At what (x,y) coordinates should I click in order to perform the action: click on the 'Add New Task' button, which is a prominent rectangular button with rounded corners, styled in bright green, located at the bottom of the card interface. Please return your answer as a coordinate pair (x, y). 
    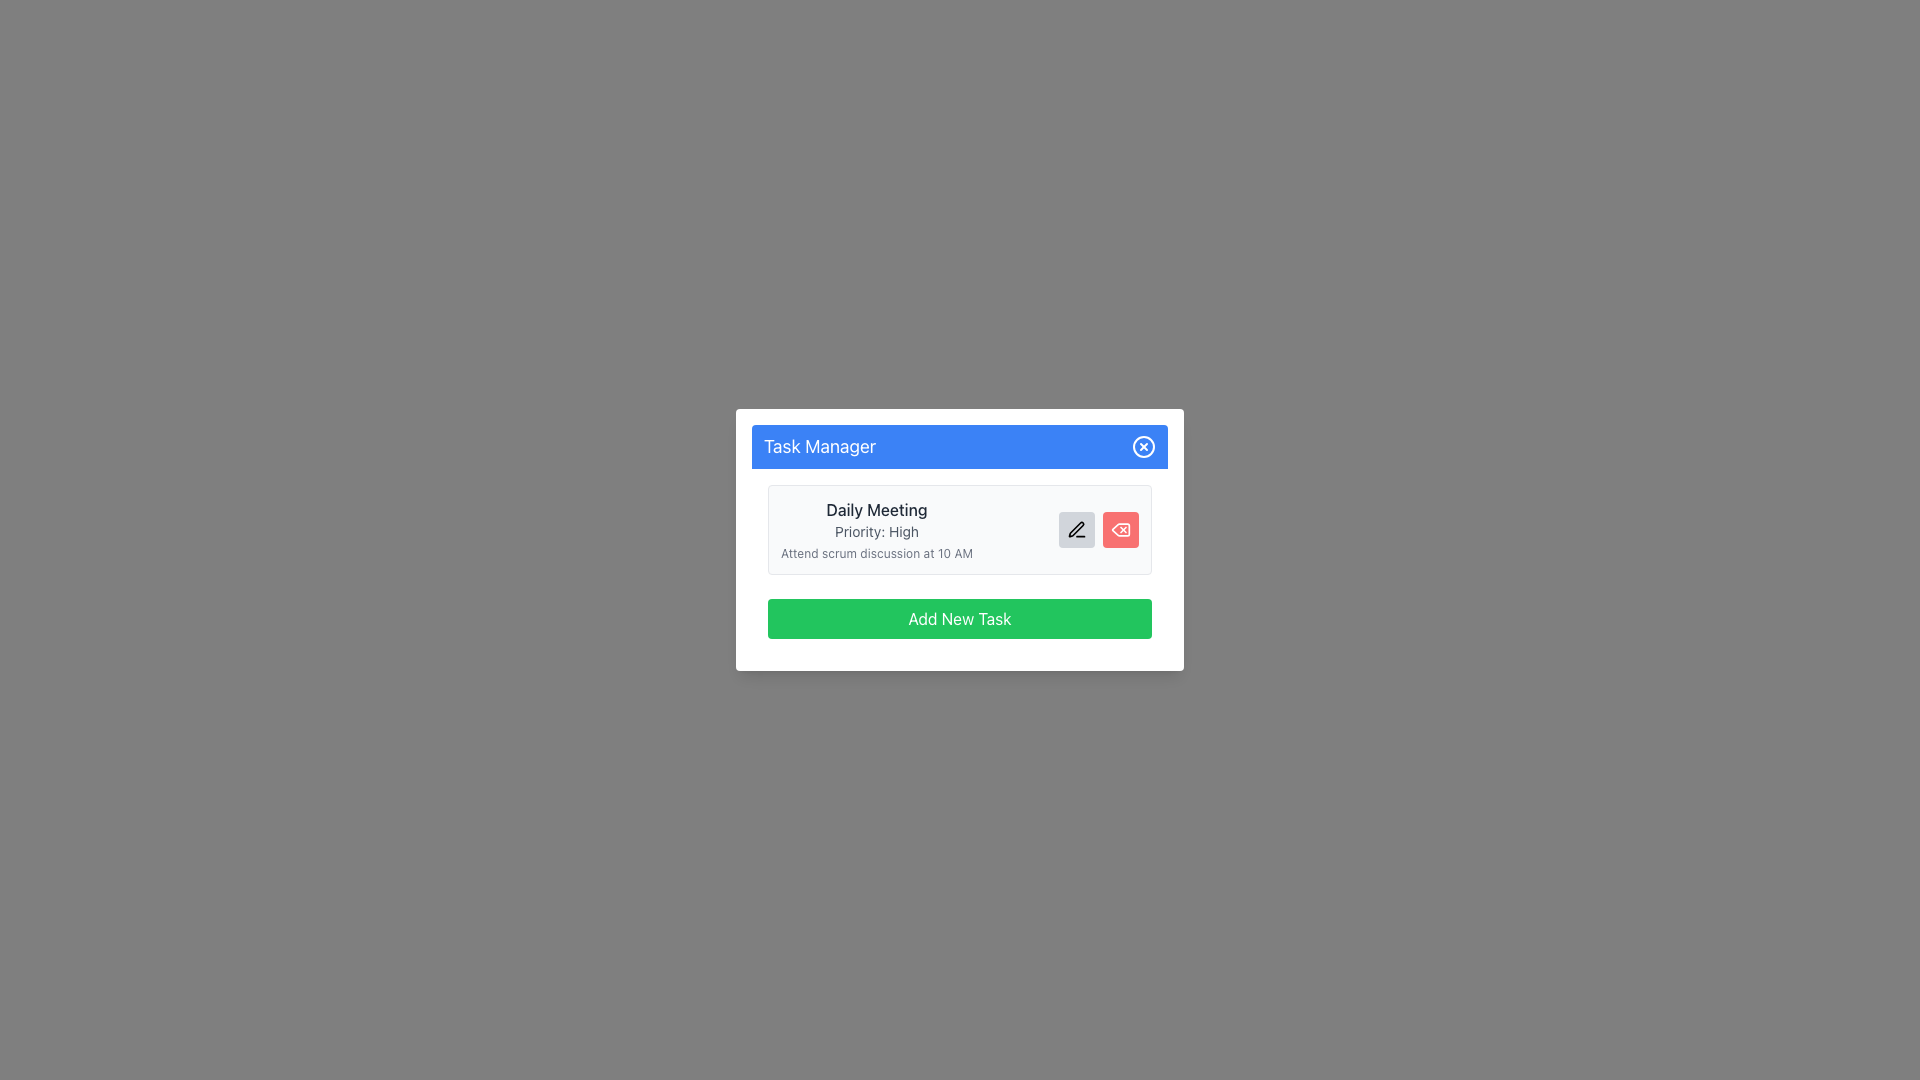
    Looking at the image, I should click on (960, 617).